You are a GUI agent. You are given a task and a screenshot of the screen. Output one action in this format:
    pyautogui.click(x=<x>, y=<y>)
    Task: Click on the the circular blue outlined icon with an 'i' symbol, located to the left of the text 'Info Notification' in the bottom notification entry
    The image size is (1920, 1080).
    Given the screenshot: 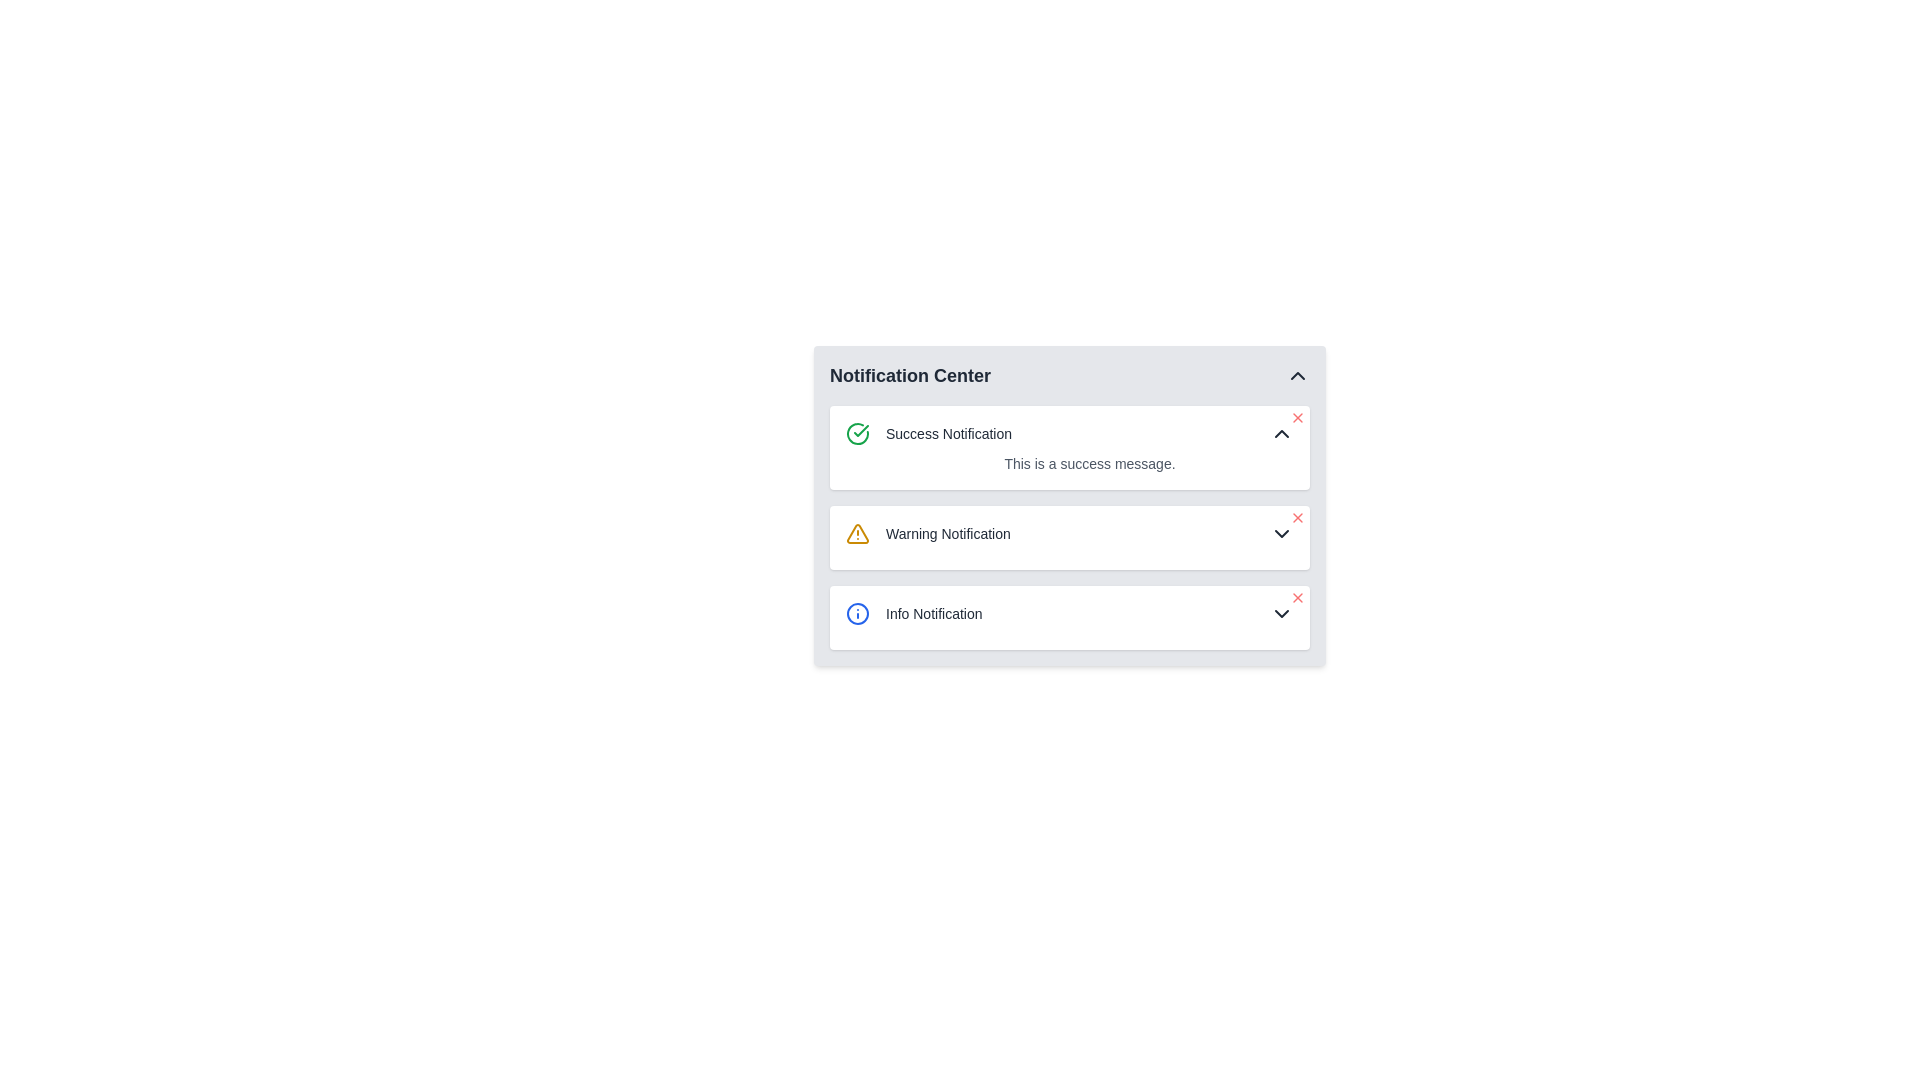 What is the action you would take?
    pyautogui.click(x=858, y=612)
    